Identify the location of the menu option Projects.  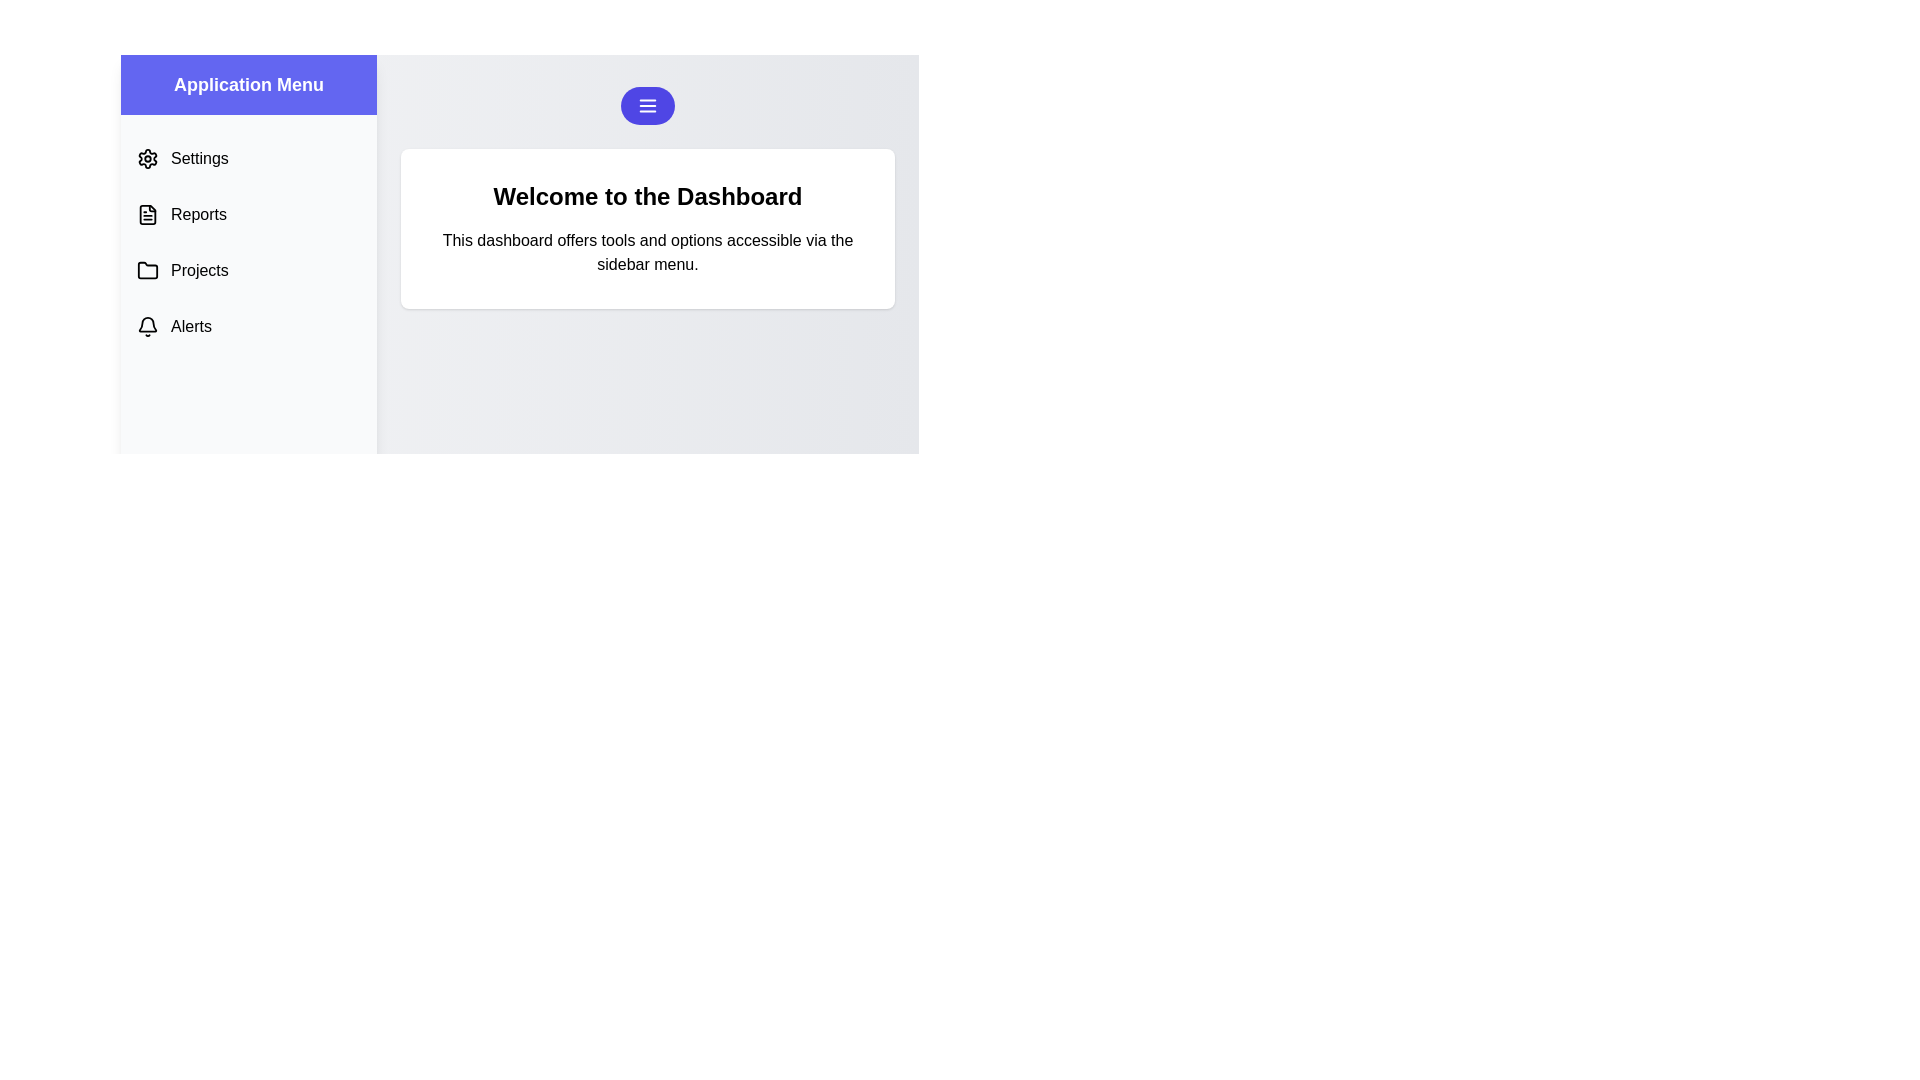
(248, 270).